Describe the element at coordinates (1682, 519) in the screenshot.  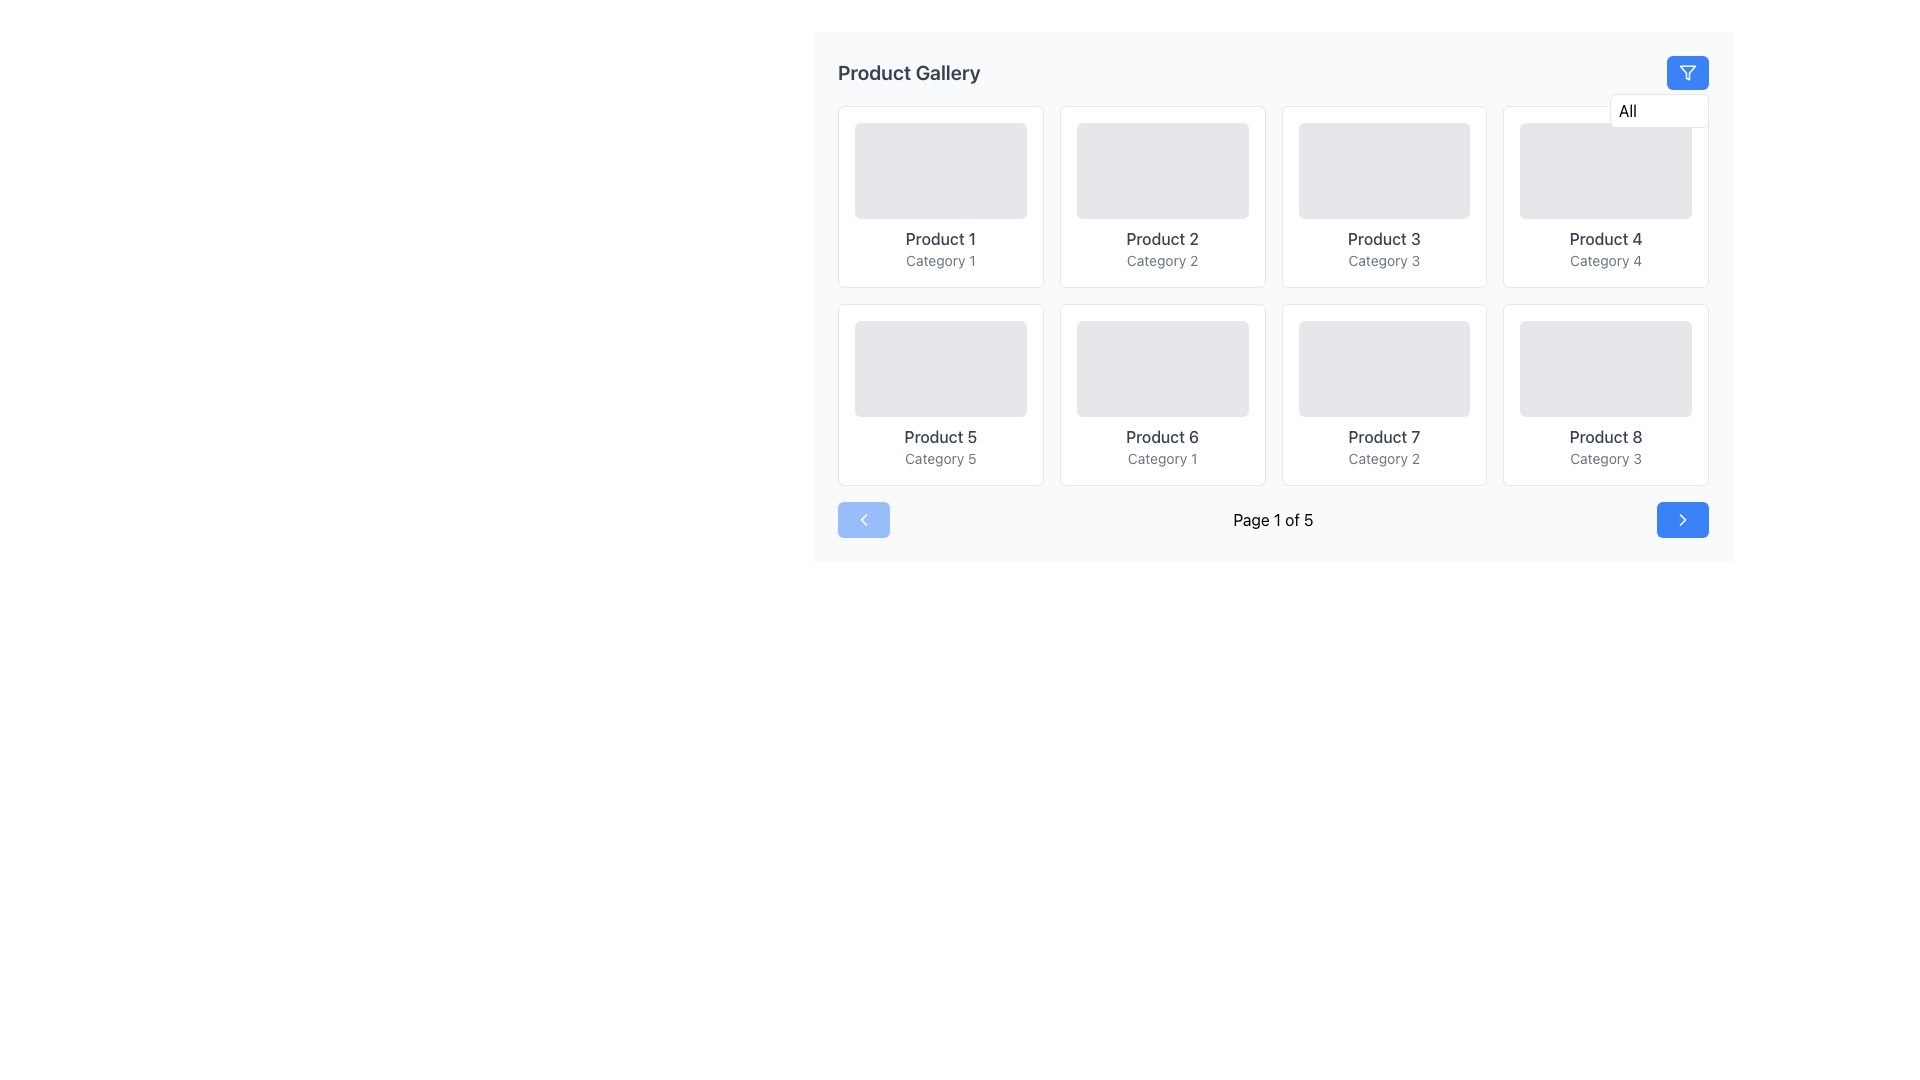
I see `the chevron icon located inside the blue rounded rectangular button` at that location.